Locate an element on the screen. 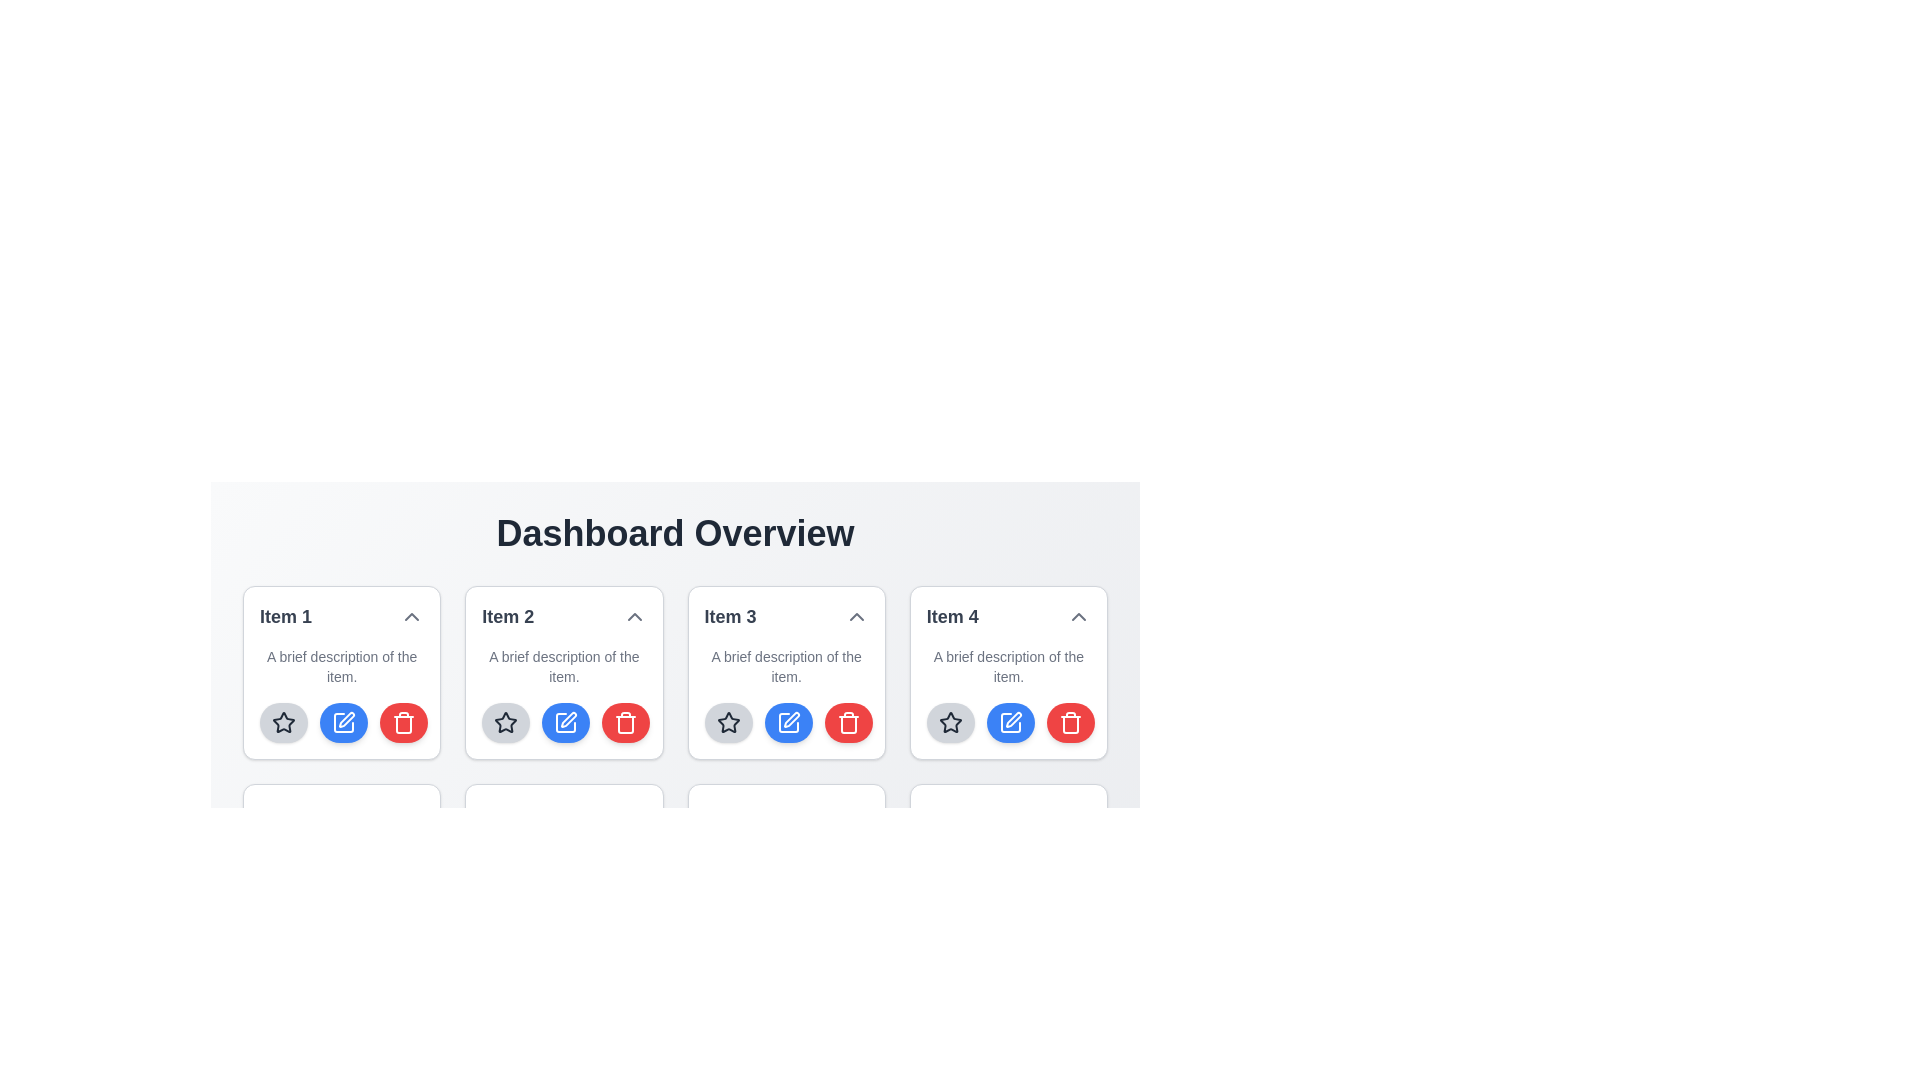 The width and height of the screenshot is (1920, 1080). the small gray chevron arrow icon pointing upwards located to the right of the text 'Item 1' in the header of the card is located at coordinates (411, 616).